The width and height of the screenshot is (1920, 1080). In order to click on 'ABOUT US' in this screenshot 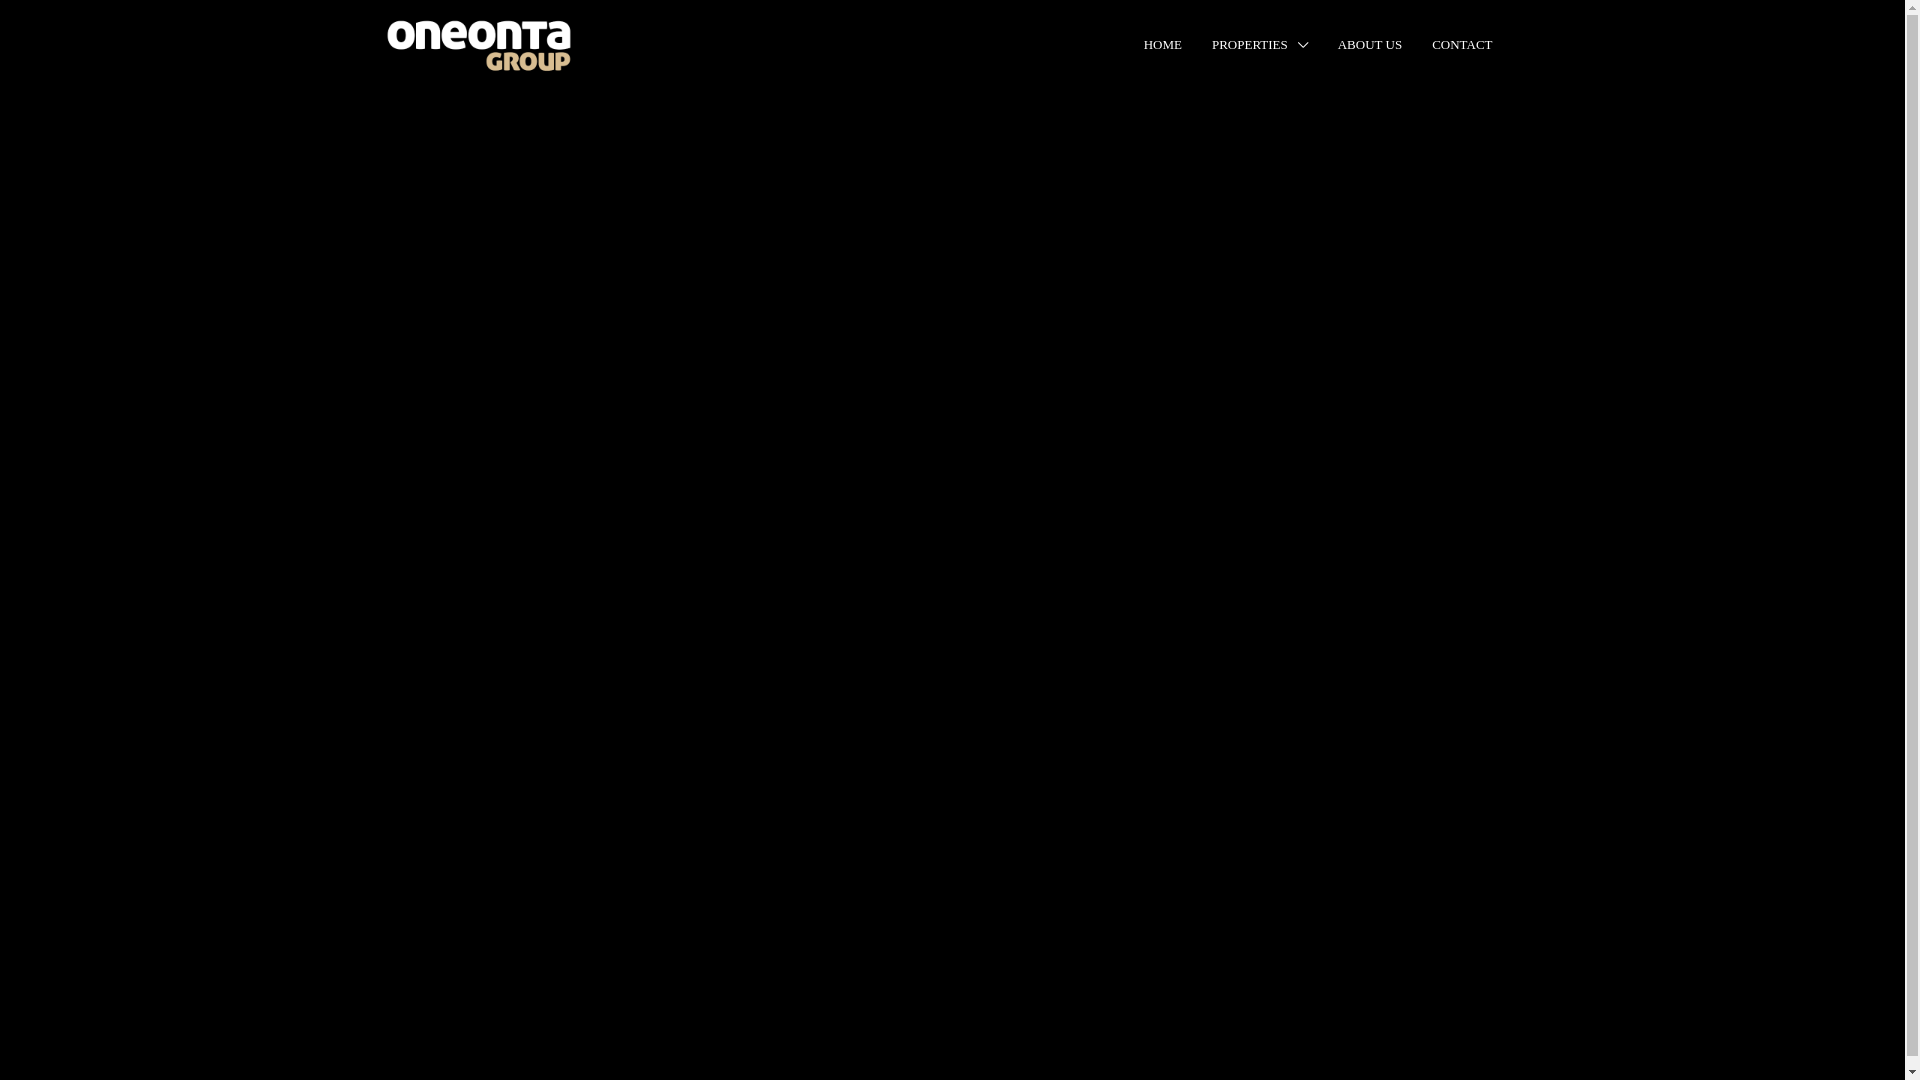, I will do `click(1368, 45)`.